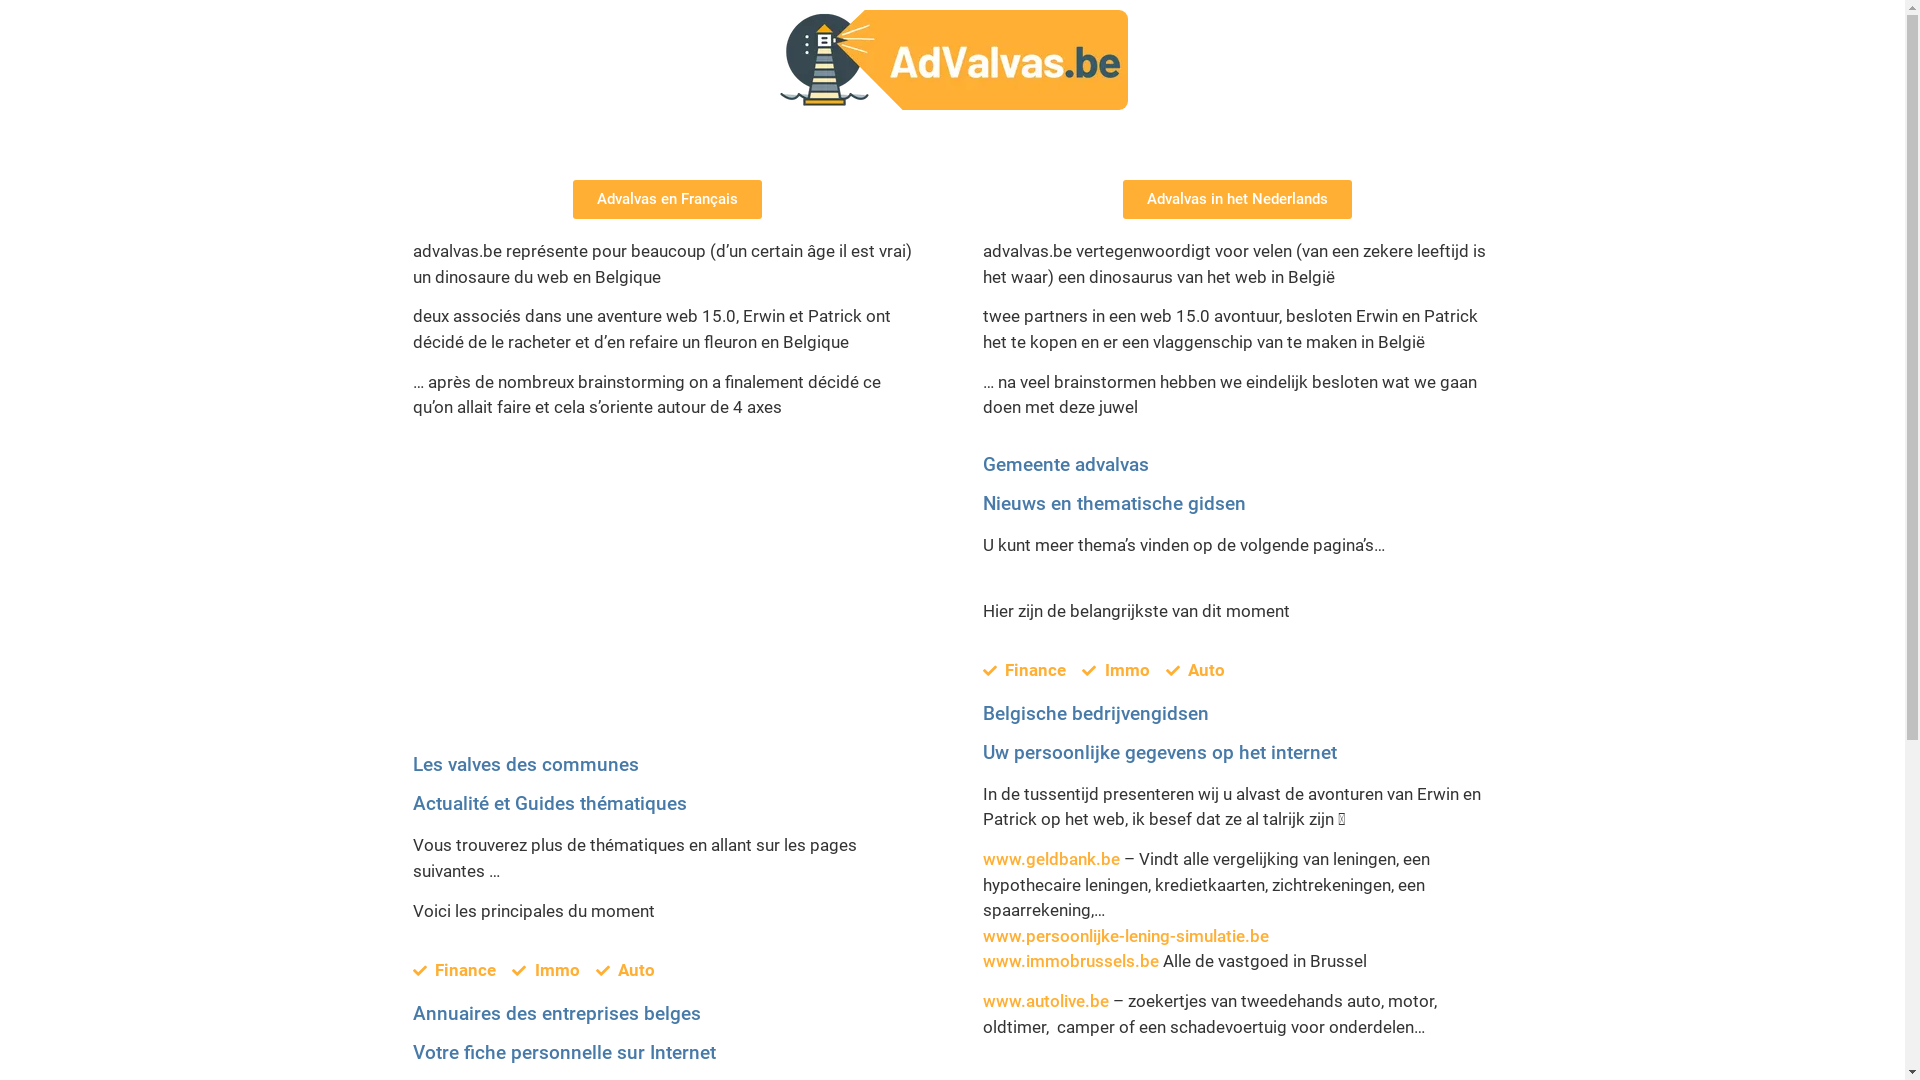 The height and width of the screenshot is (1080, 1920). What do you see at coordinates (1069, 959) in the screenshot?
I see `'www.immobrussels.be'` at bounding box center [1069, 959].